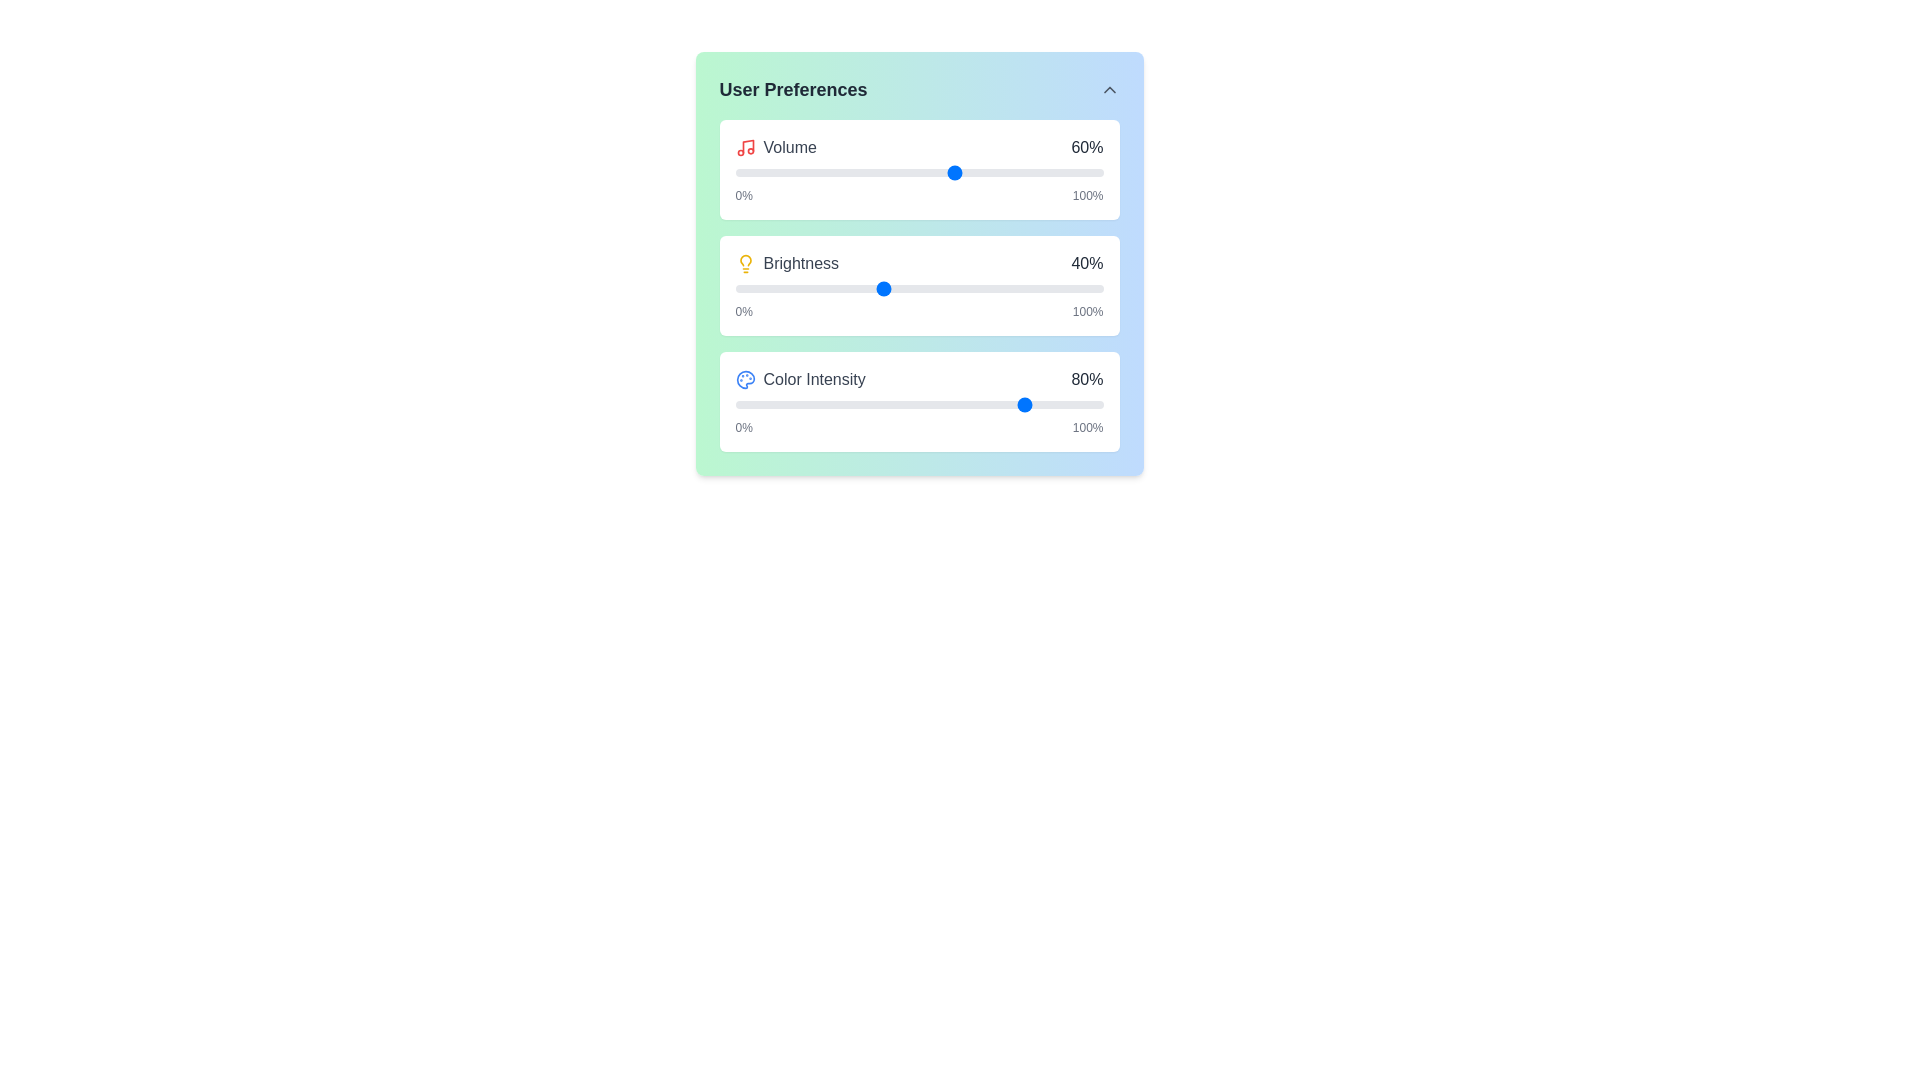 This screenshot has height=1080, width=1920. What do you see at coordinates (792, 88) in the screenshot?
I see `the non-interactive header or title for the preferences section located at the top left of the settings panel` at bounding box center [792, 88].